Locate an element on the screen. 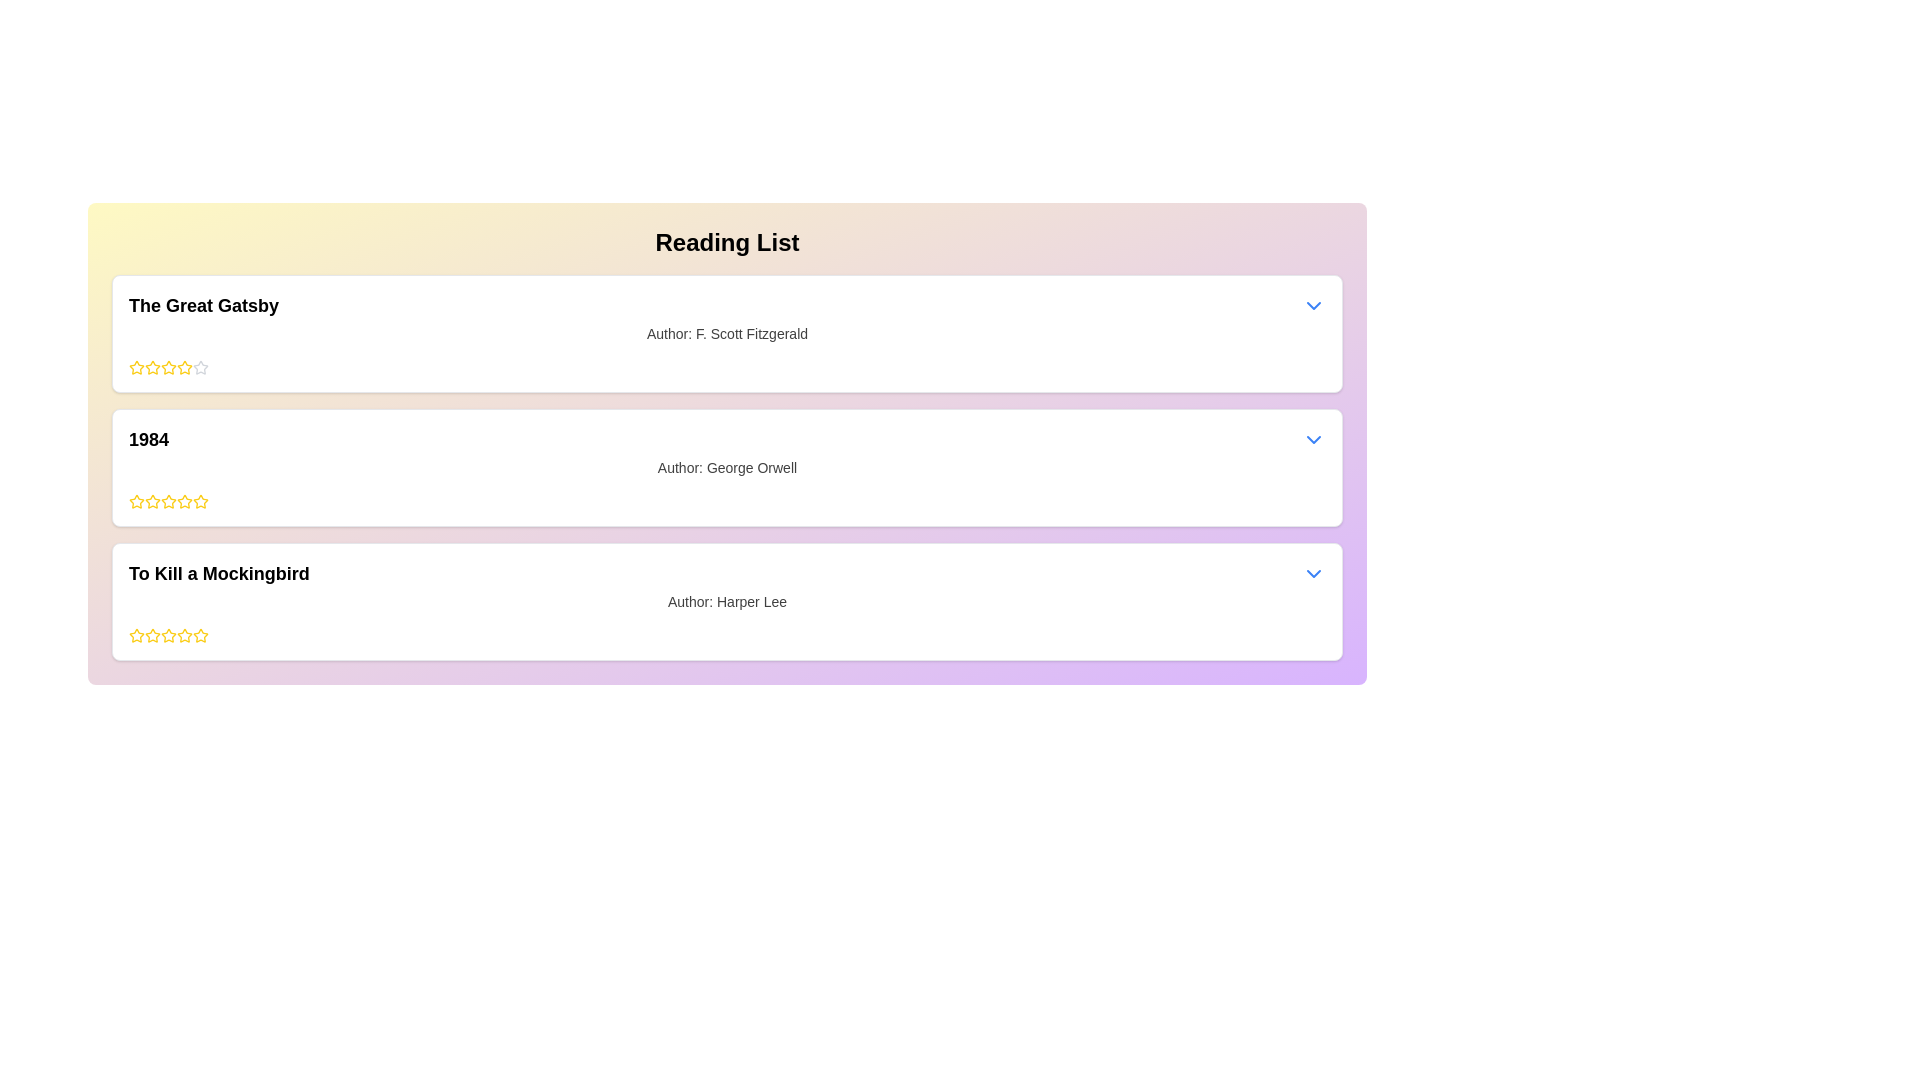  the Static Text Label that represents the title of a book or list item, located at the center of the viewport in the middle slot of three visible list entries is located at coordinates (147, 438).